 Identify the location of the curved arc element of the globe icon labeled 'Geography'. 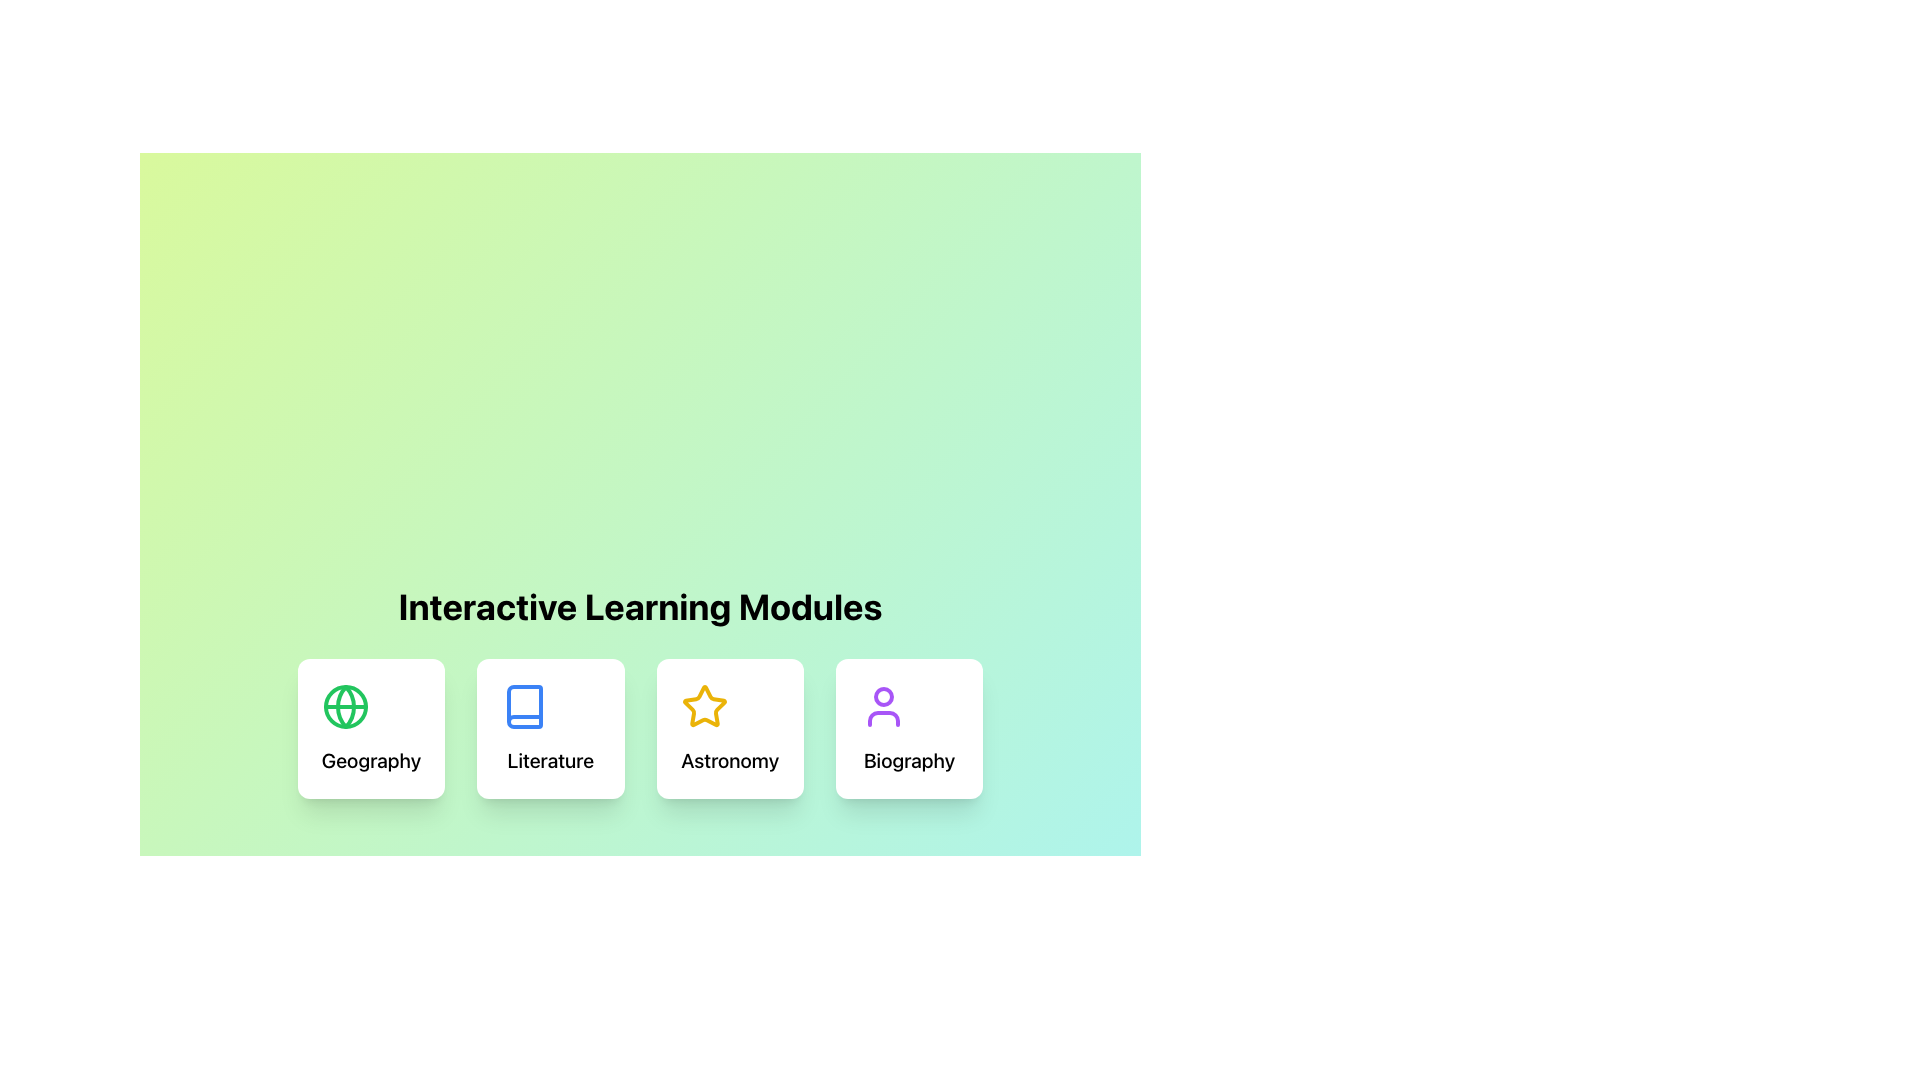
(345, 705).